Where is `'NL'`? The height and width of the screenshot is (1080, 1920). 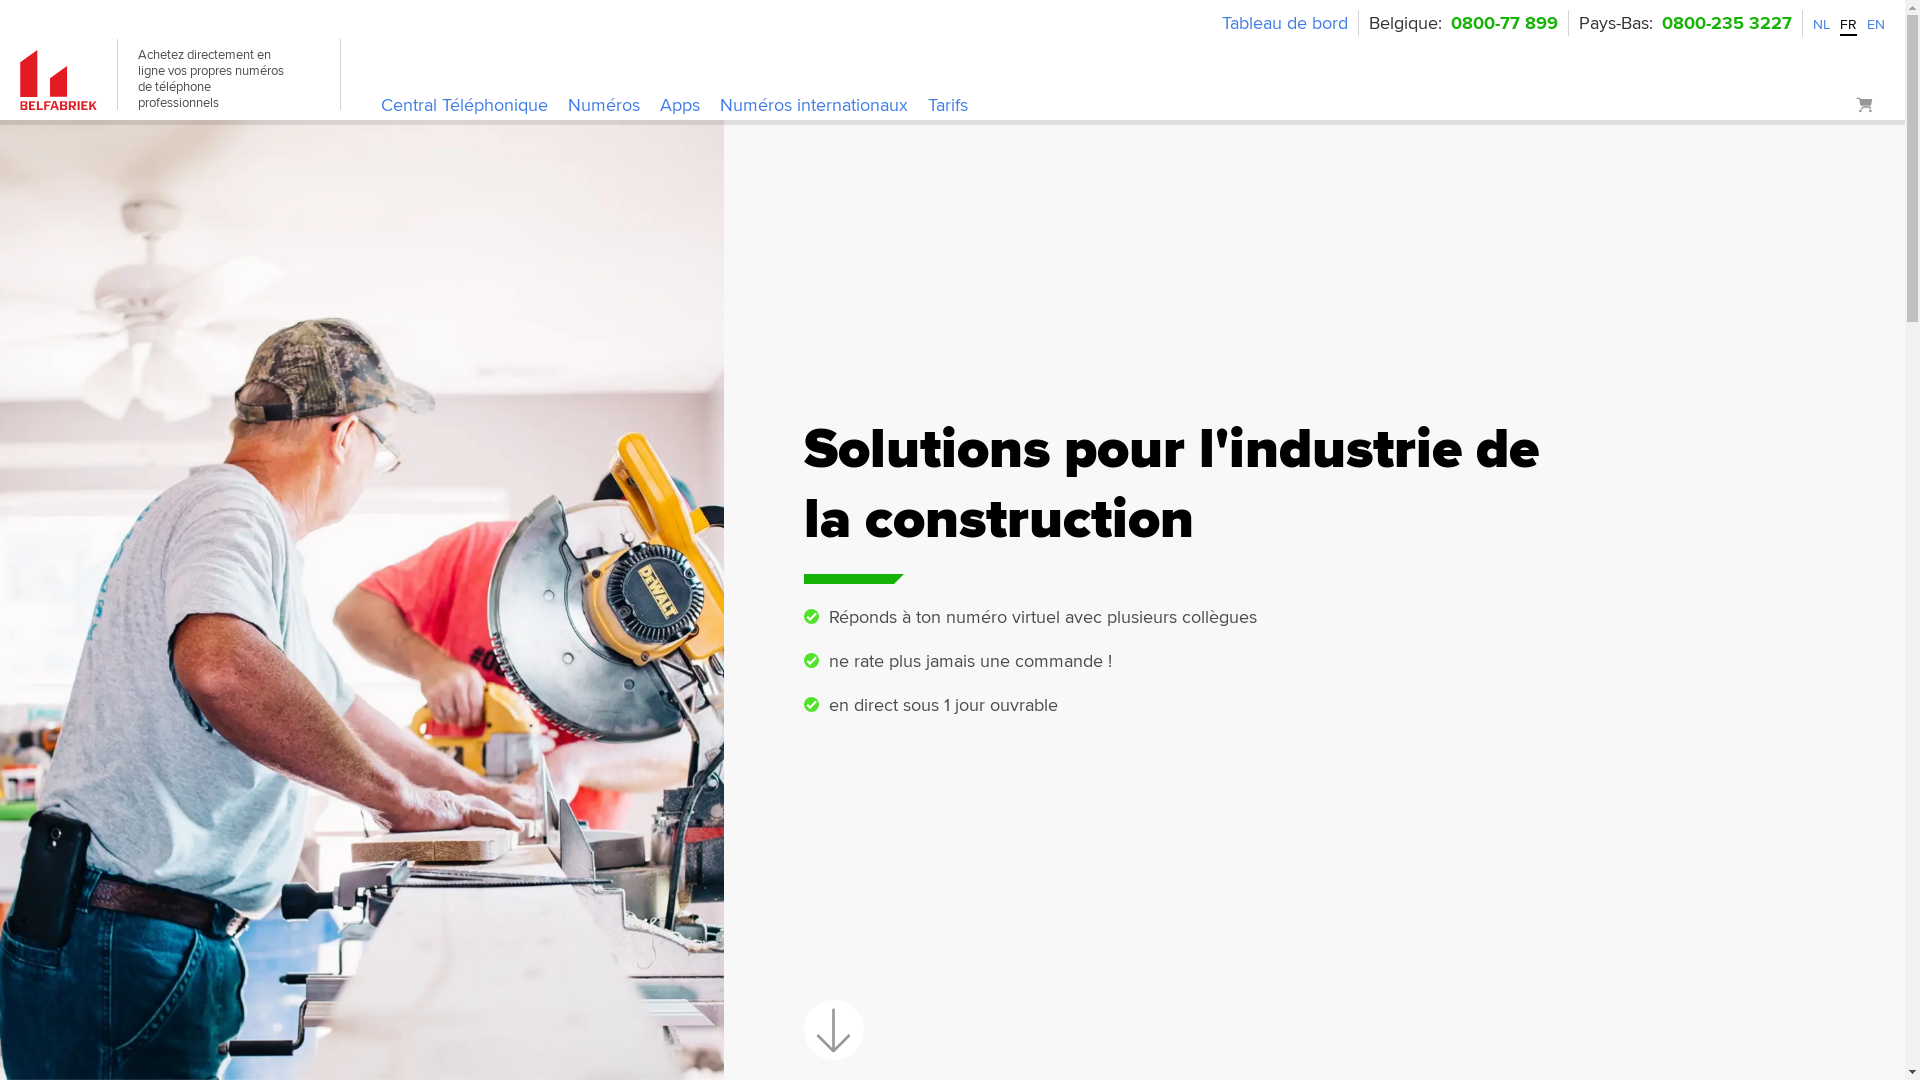 'NL' is located at coordinates (1821, 24).